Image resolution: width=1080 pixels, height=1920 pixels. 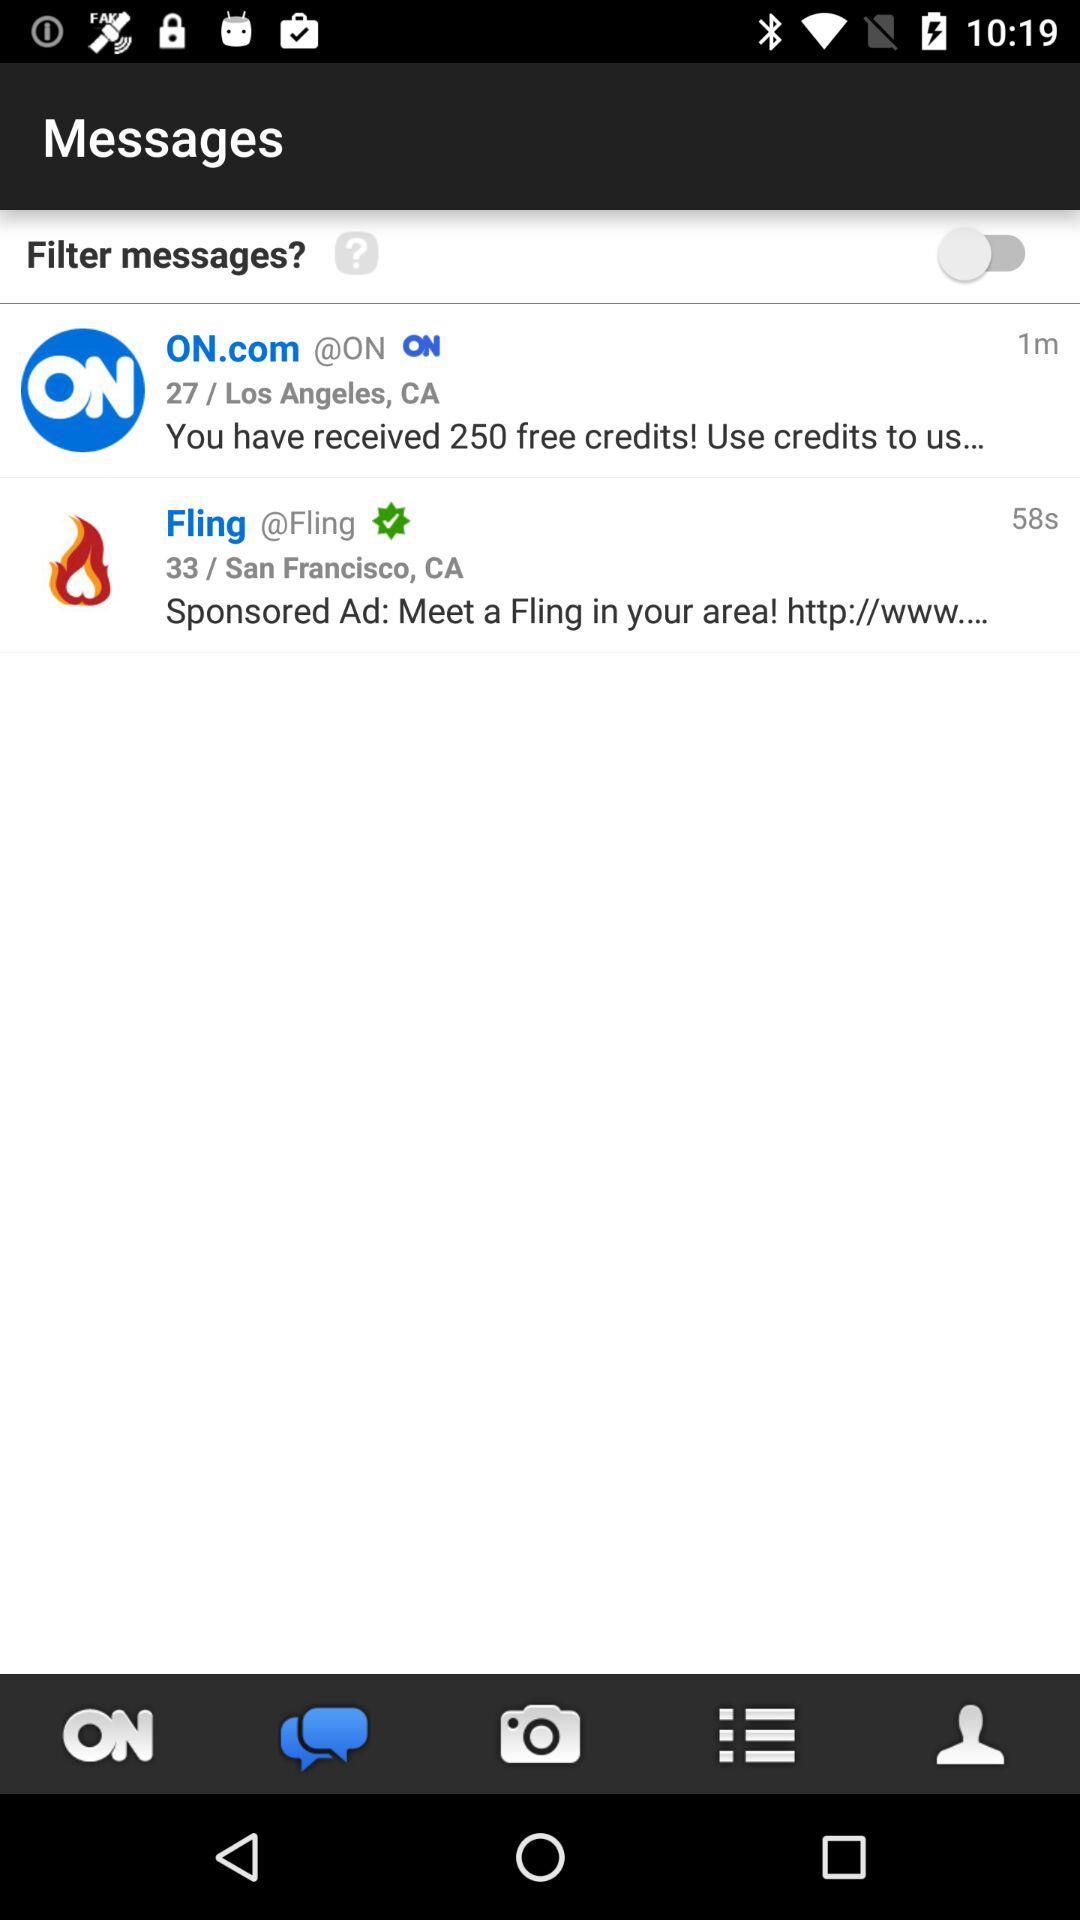 What do you see at coordinates (1036, 342) in the screenshot?
I see `1m icon` at bounding box center [1036, 342].